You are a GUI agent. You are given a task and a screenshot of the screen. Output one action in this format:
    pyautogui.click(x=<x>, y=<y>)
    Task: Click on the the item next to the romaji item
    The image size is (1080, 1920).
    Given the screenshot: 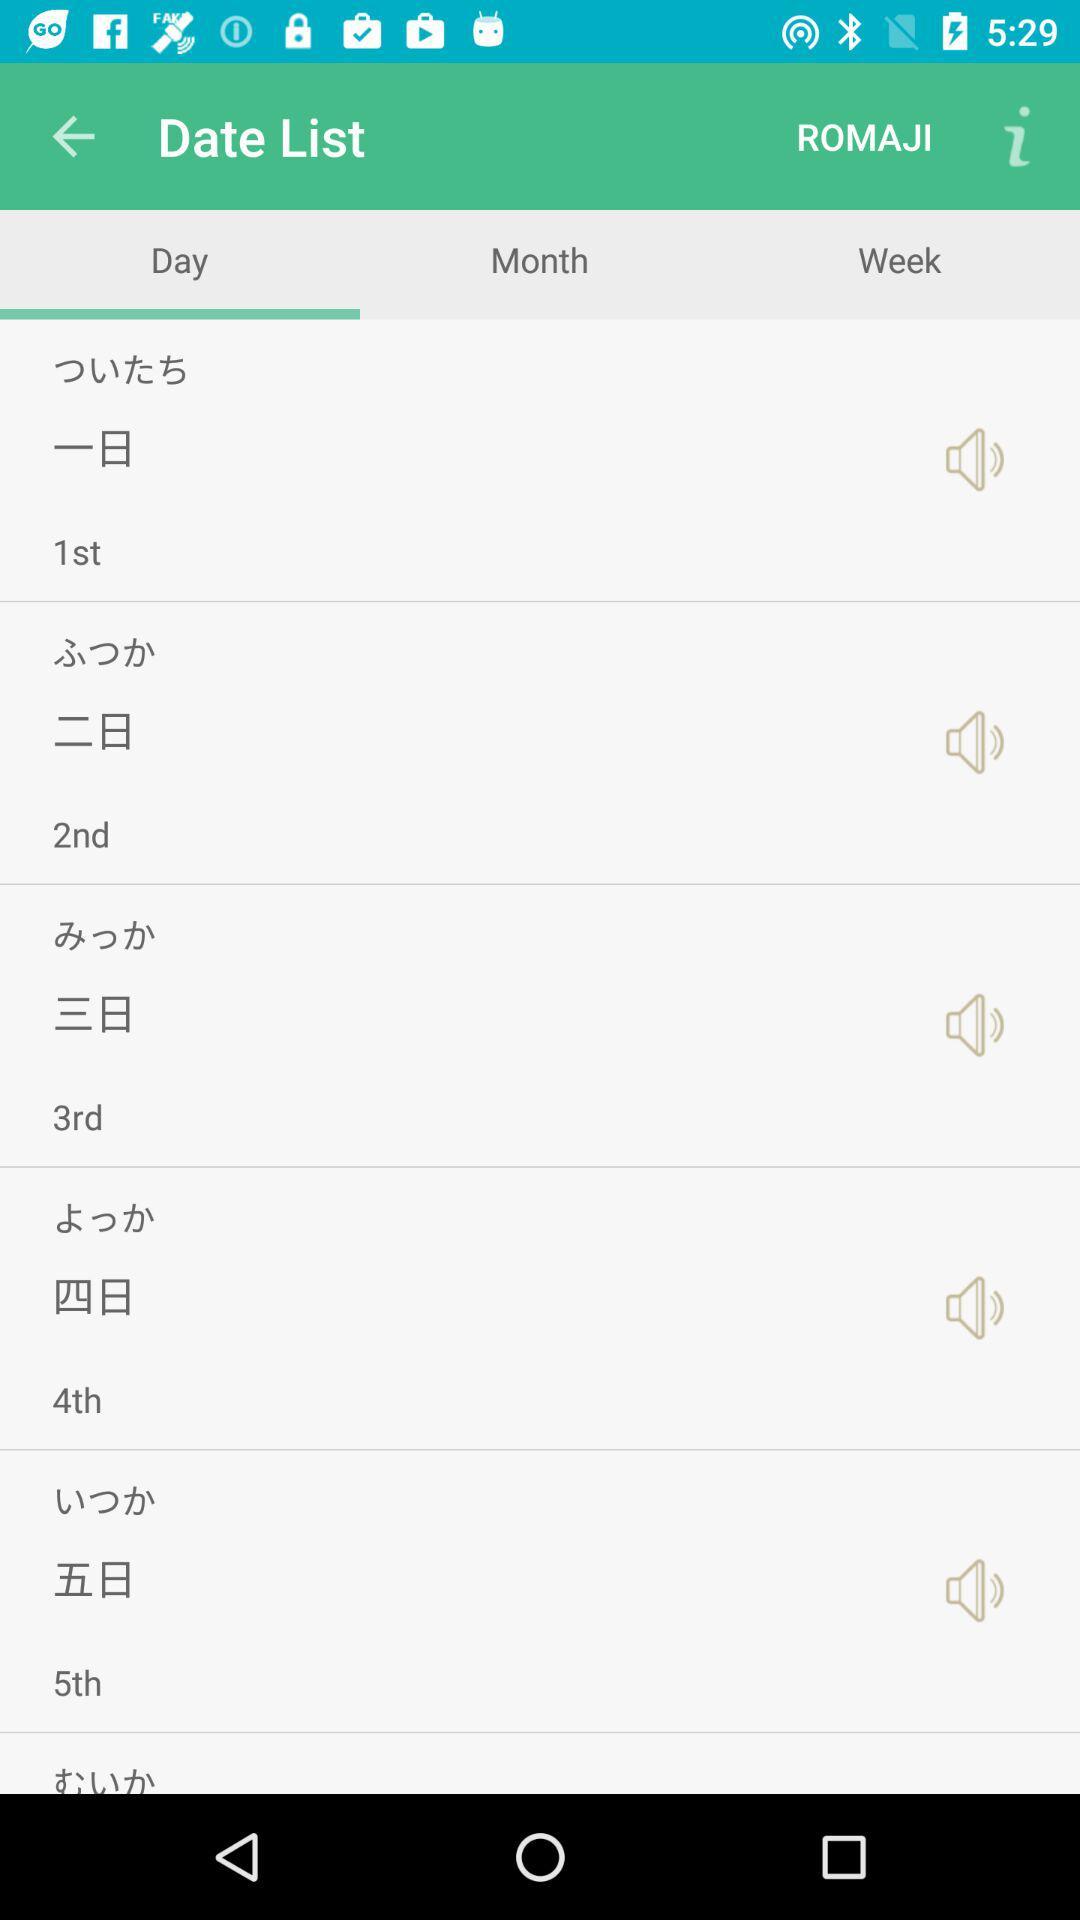 What is the action you would take?
    pyautogui.click(x=1017, y=135)
    